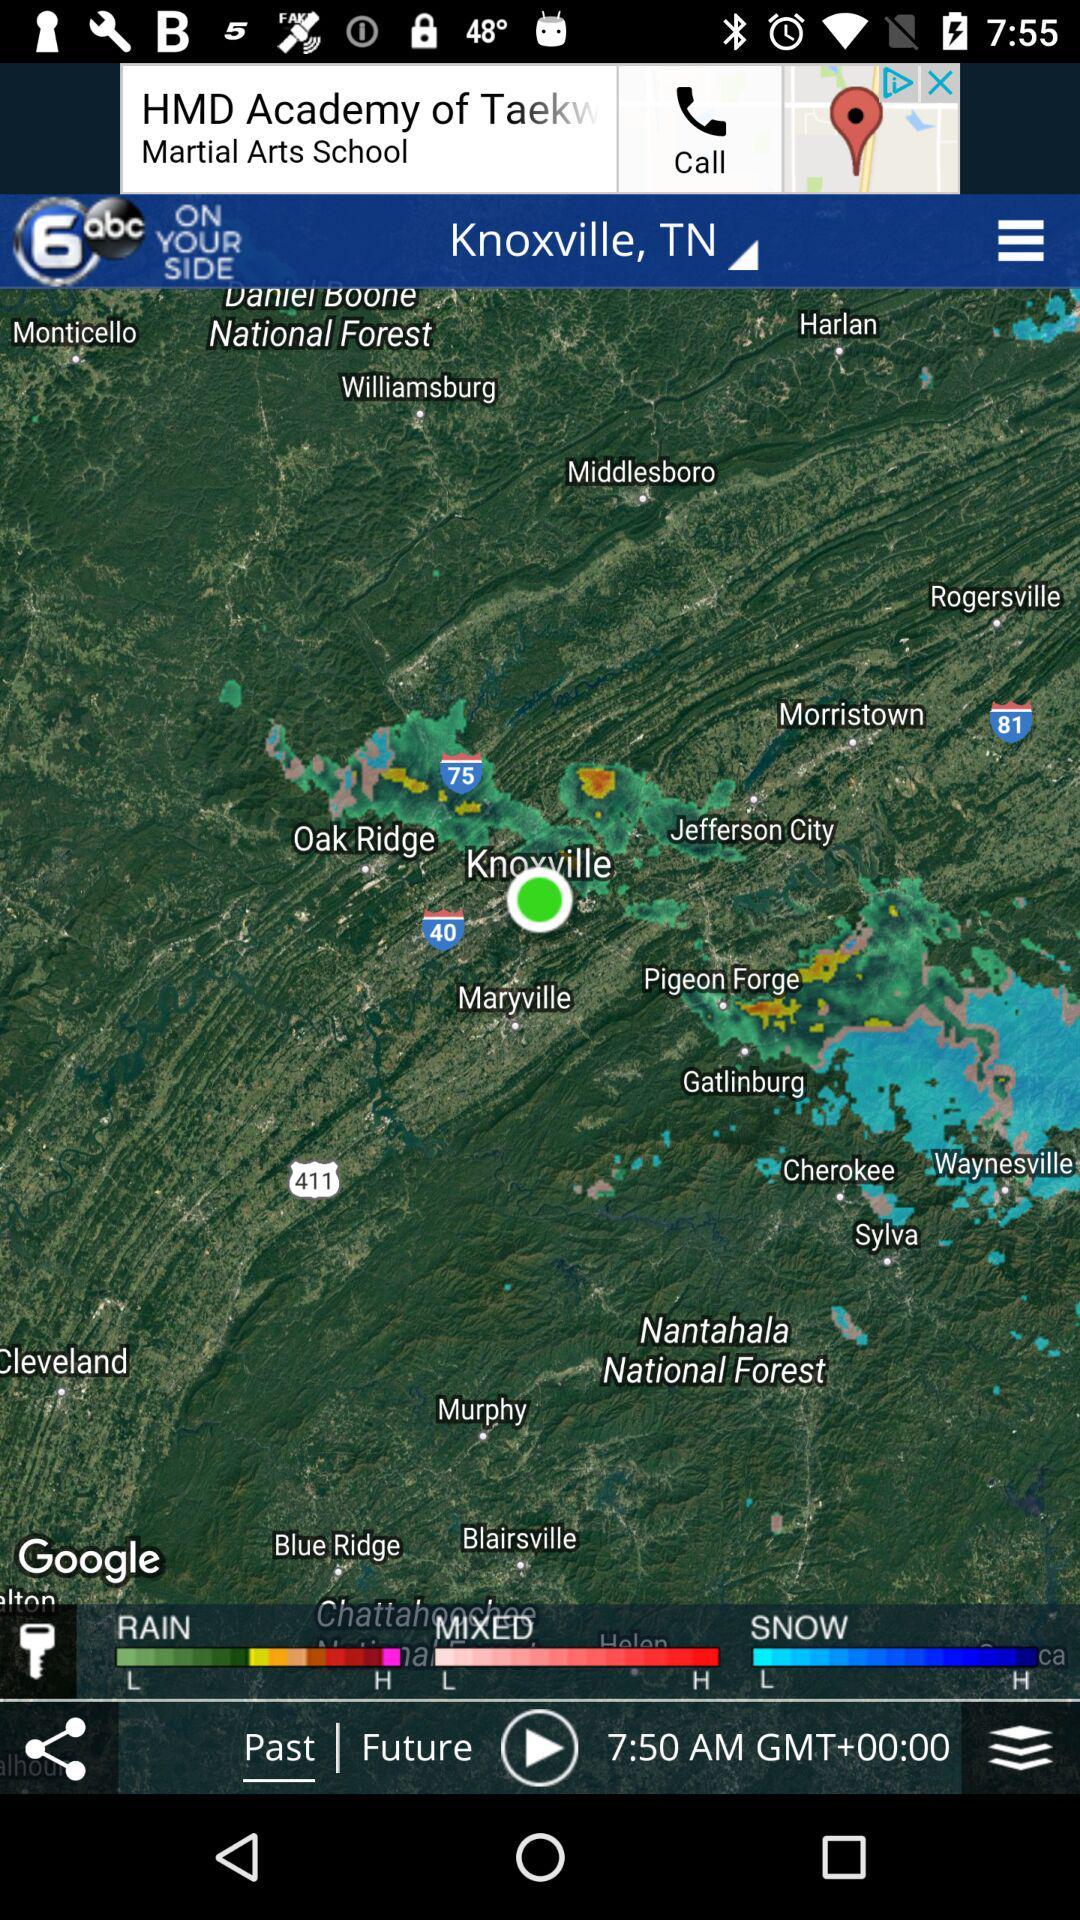 Image resolution: width=1080 pixels, height=1920 pixels. What do you see at coordinates (616, 240) in the screenshot?
I see `knoxville, tn icon` at bounding box center [616, 240].